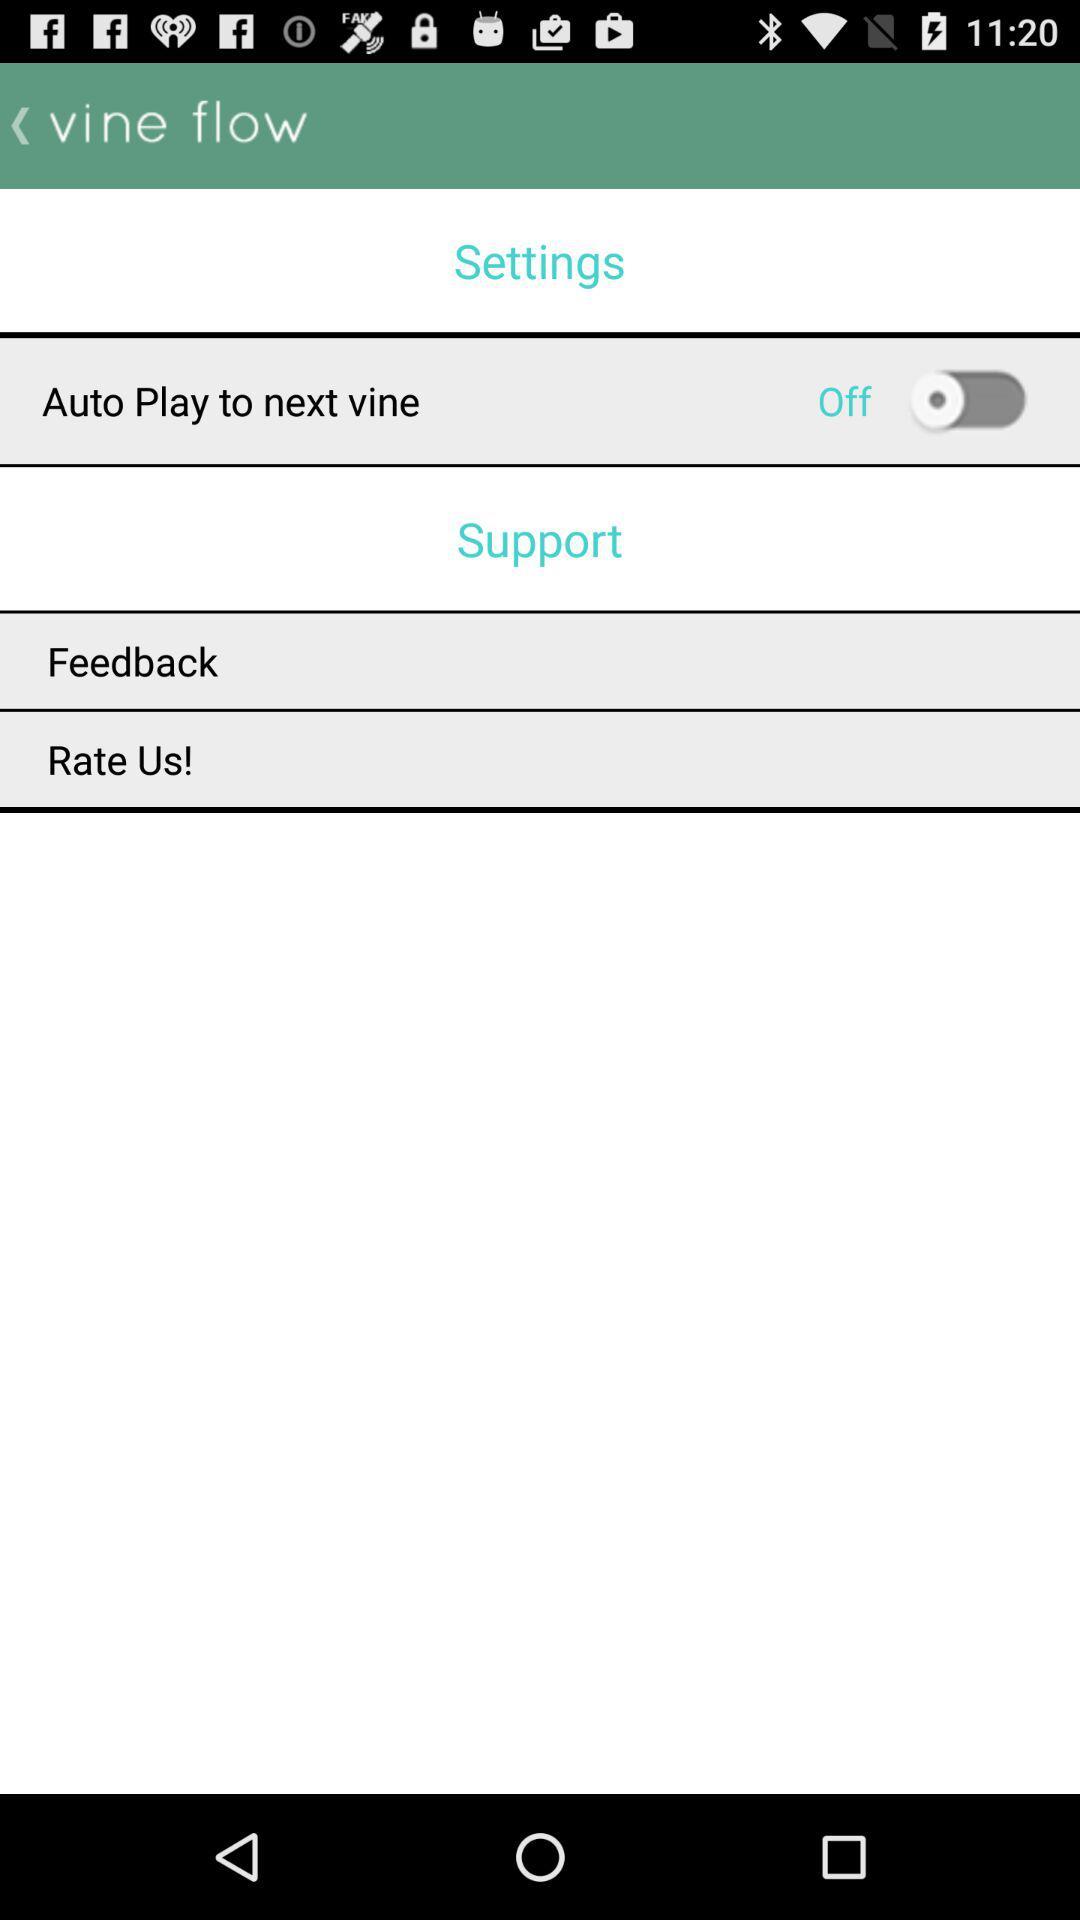  I want to click on the icon next to off app, so click(966, 400).